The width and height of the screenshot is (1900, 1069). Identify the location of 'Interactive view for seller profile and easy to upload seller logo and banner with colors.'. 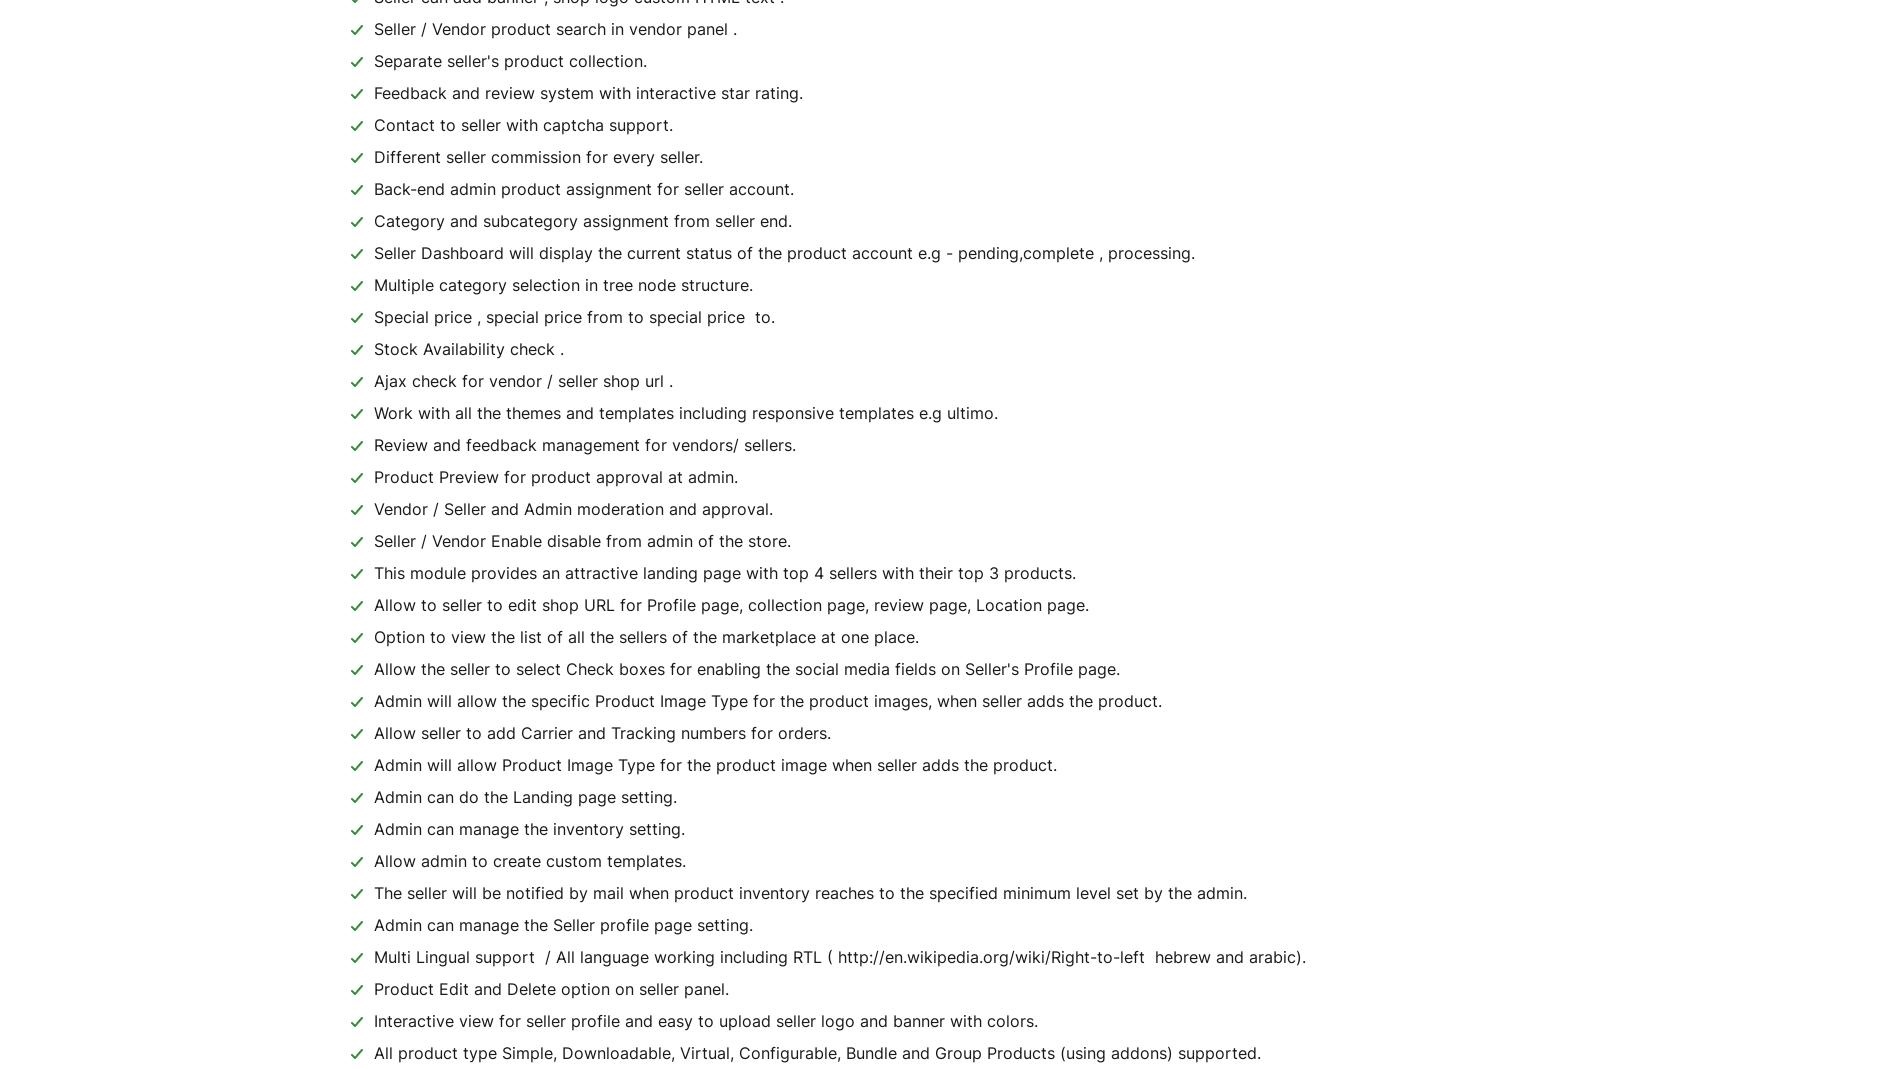
(706, 1021).